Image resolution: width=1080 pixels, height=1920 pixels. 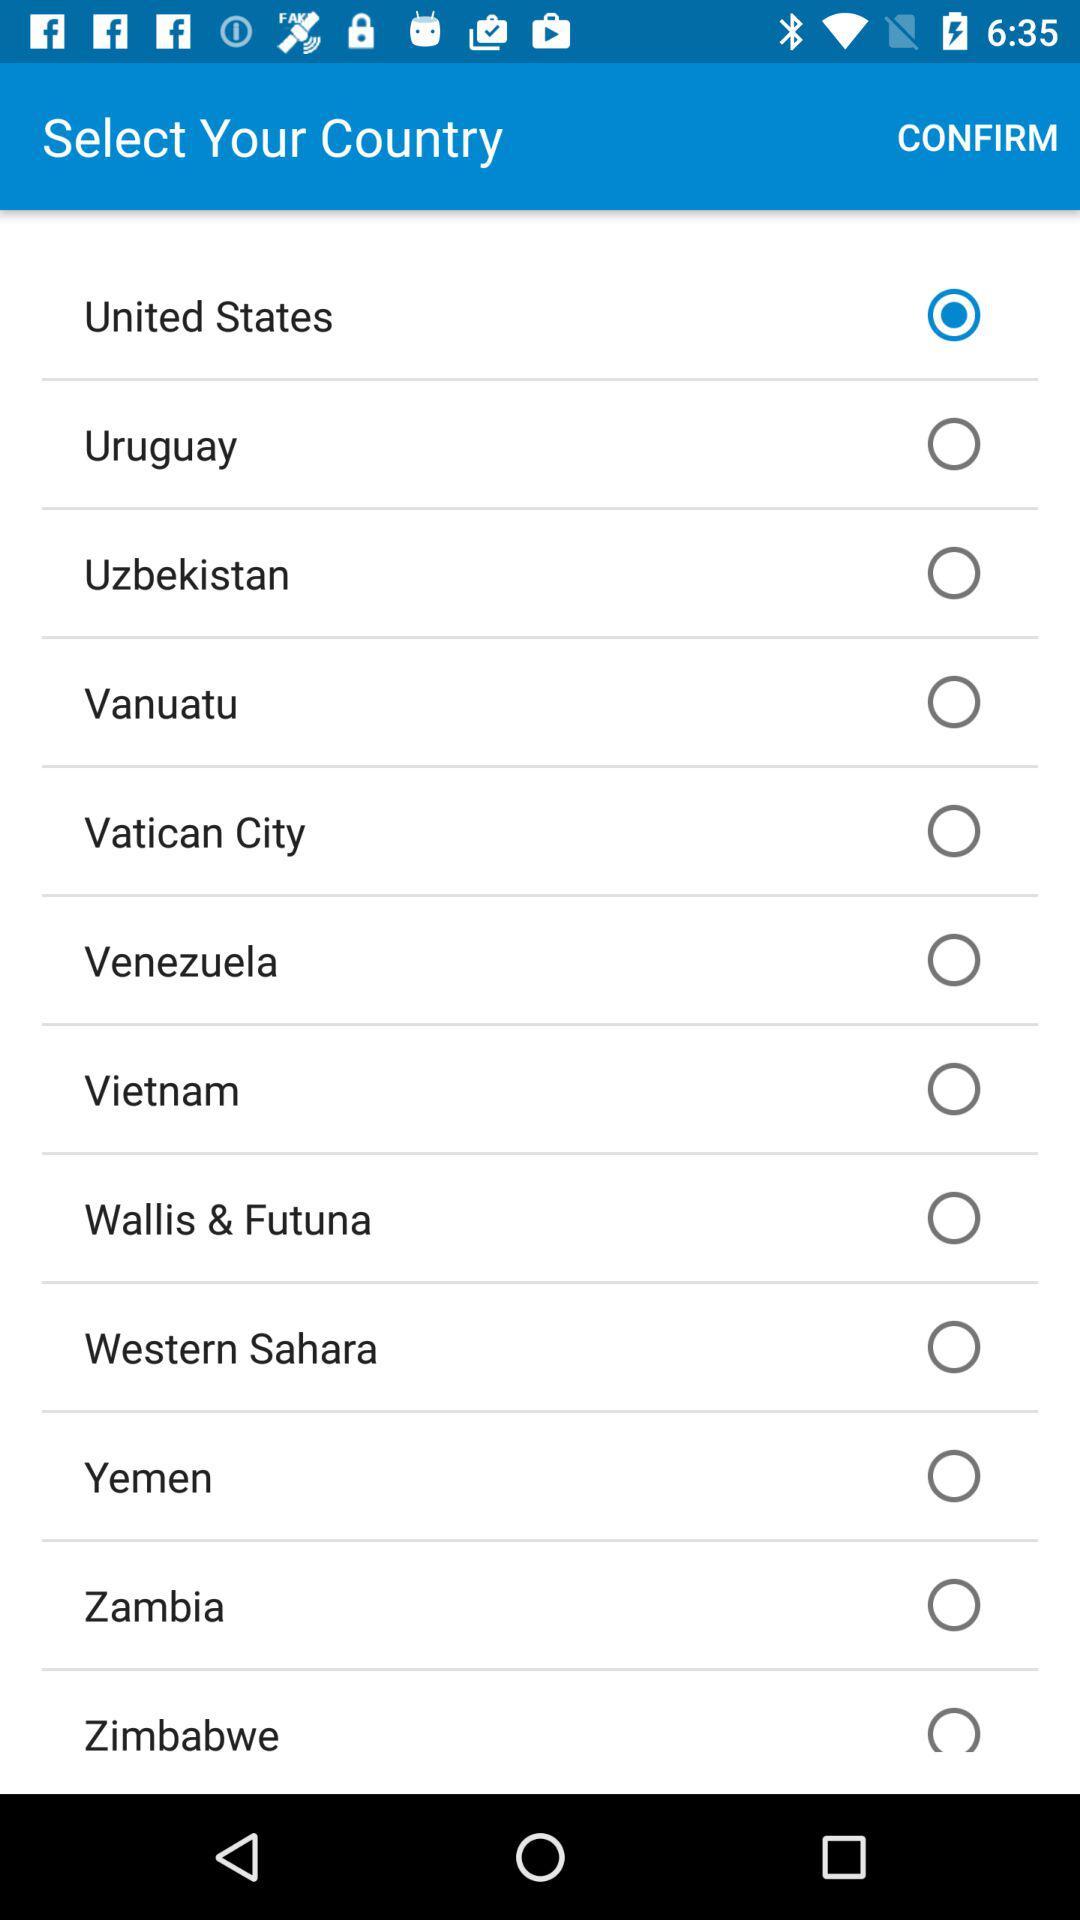 What do you see at coordinates (540, 1475) in the screenshot?
I see `yemen icon` at bounding box center [540, 1475].